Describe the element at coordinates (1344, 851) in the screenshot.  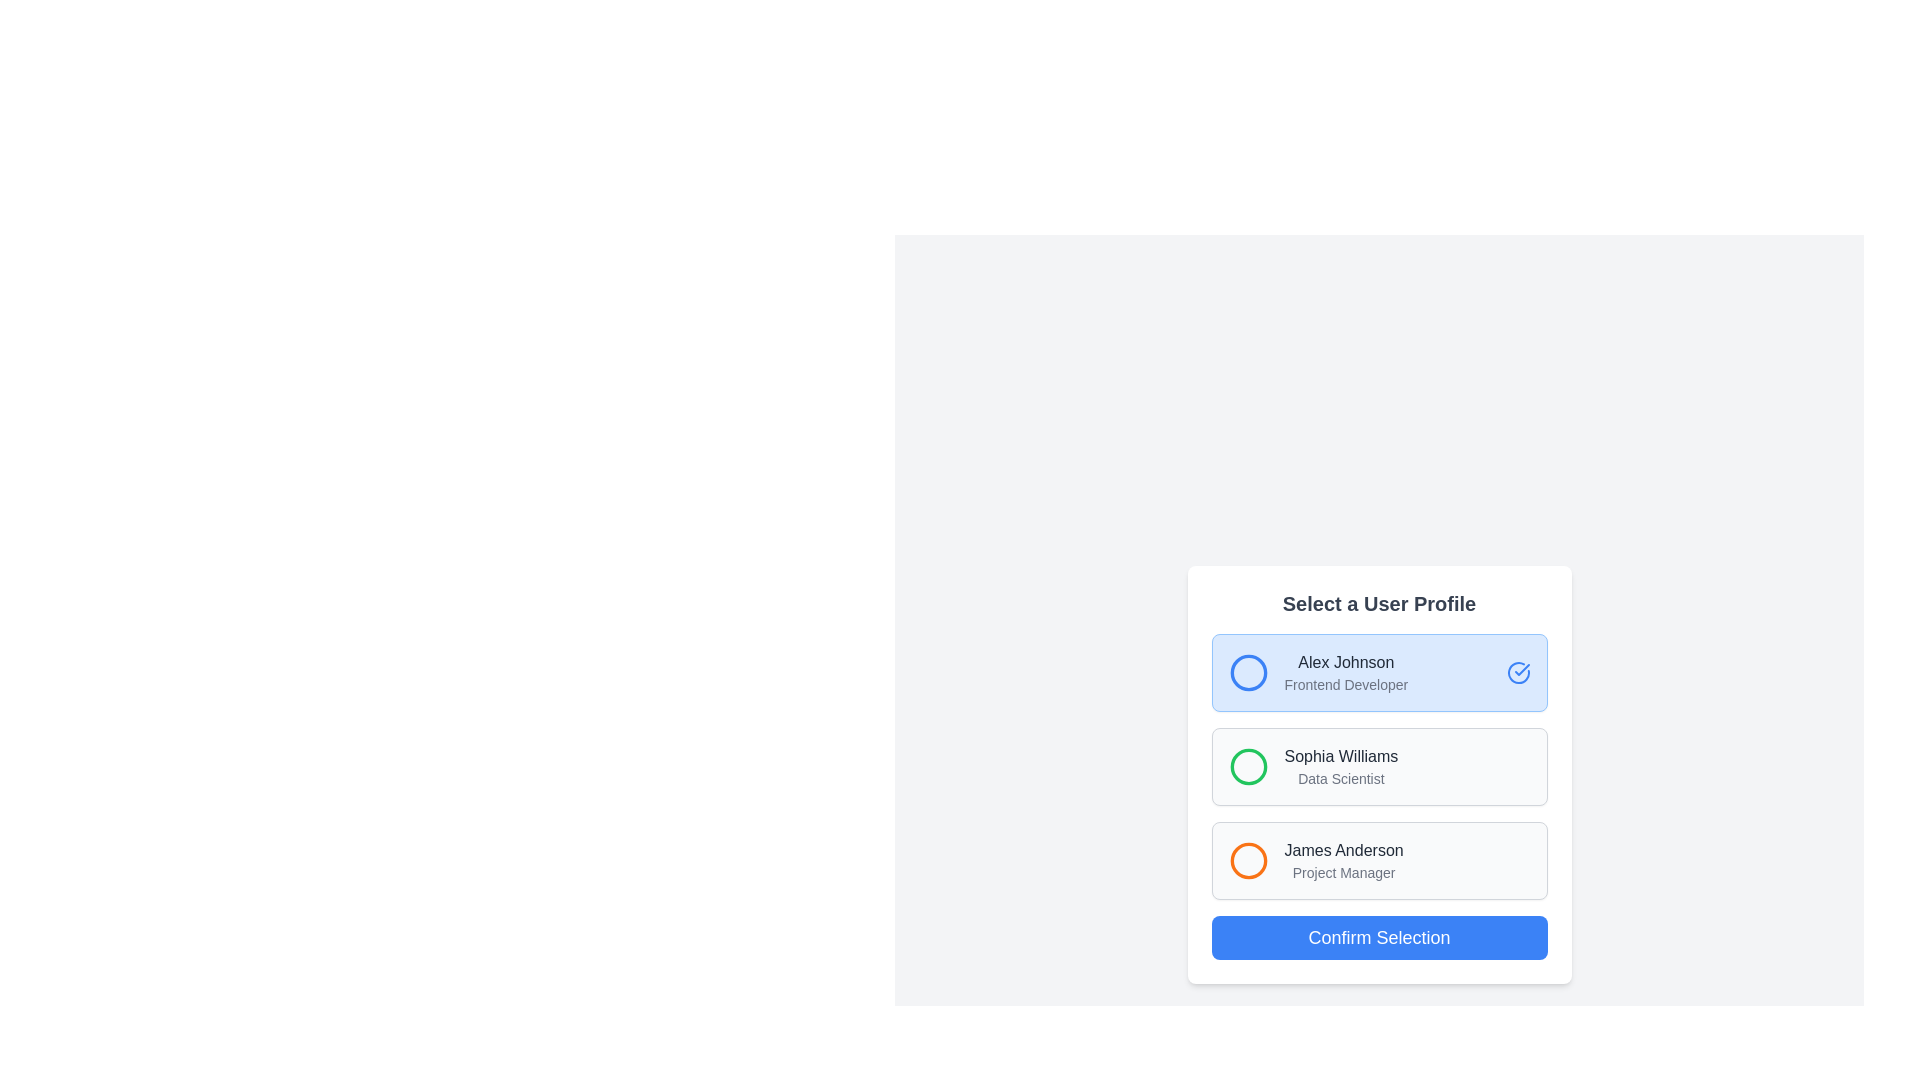
I see `text content of the label displaying 'James Anderson', which is located in the third user profile card under the 'Select a User Profile' section` at that location.